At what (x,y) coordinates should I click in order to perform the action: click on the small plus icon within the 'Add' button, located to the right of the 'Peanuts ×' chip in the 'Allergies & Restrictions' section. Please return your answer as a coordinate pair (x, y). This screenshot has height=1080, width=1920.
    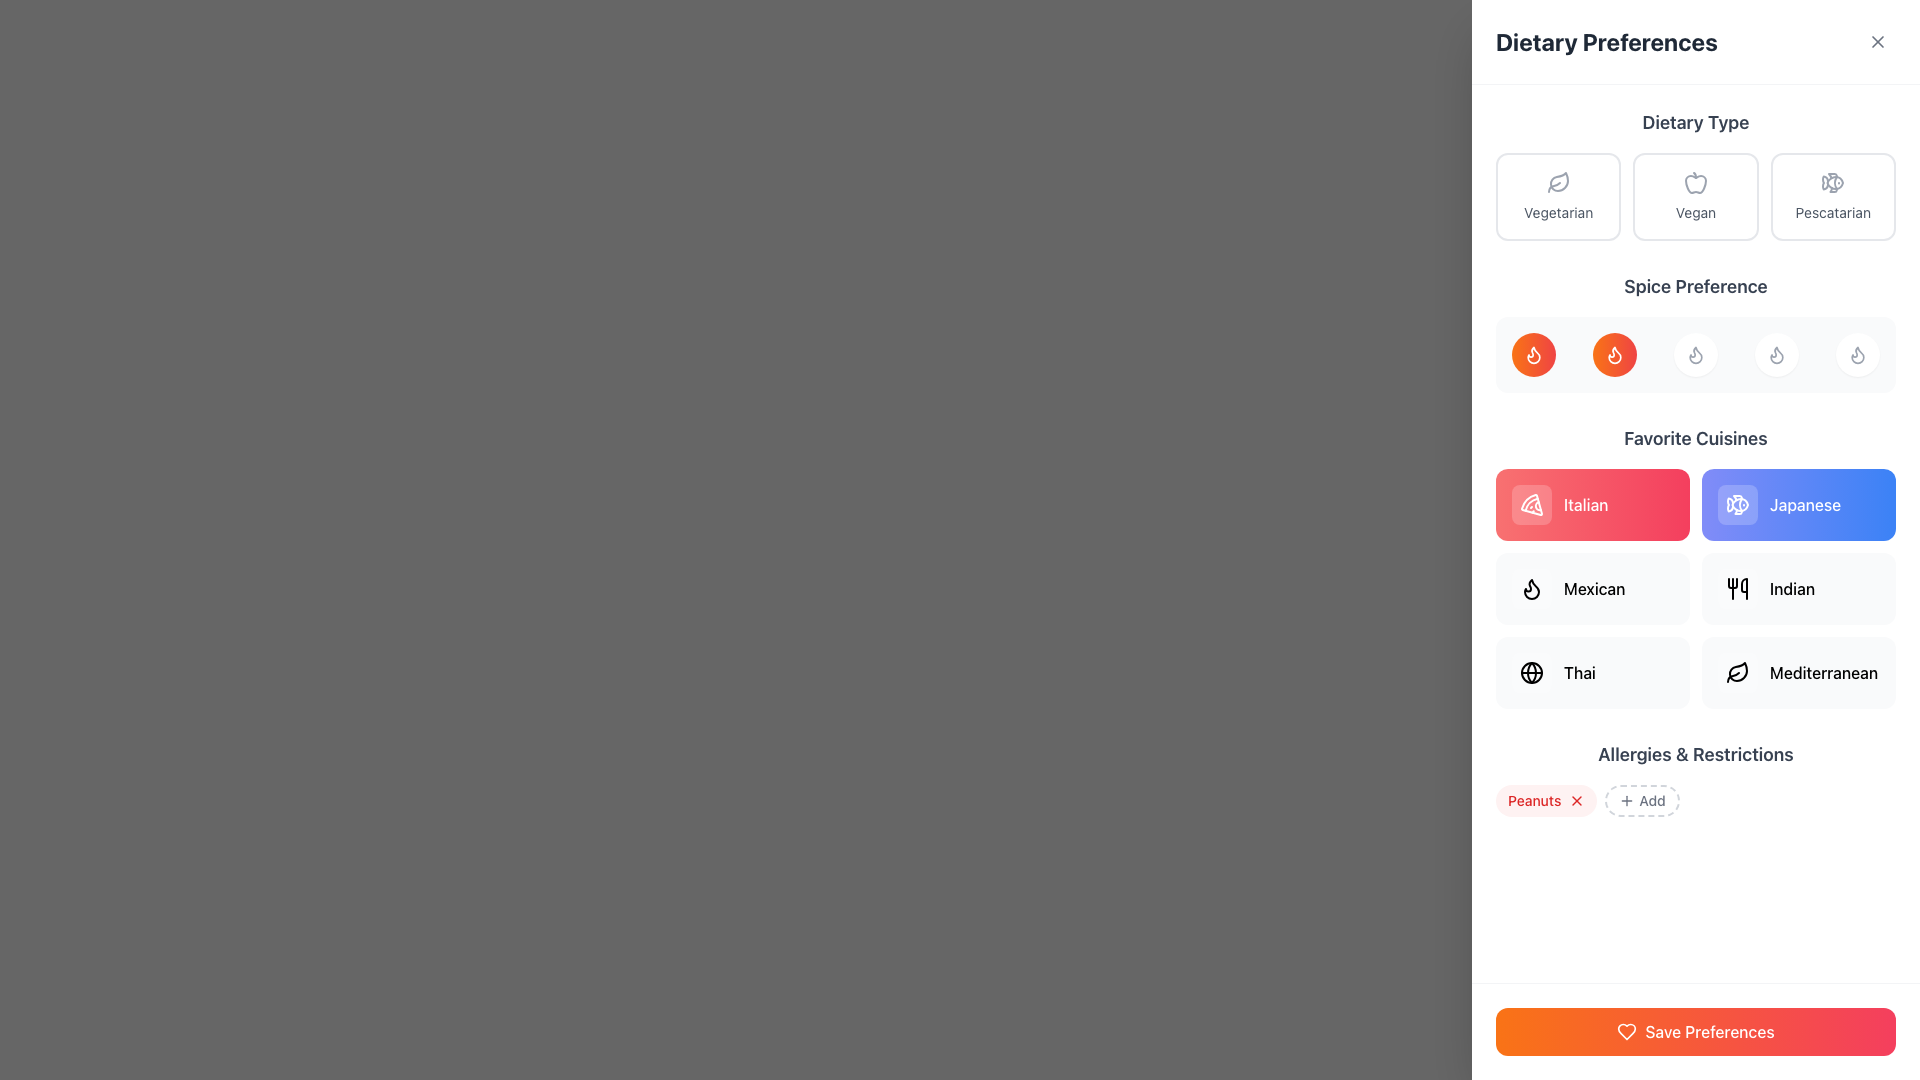
    Looking at the image, I should click on (1627, 800).